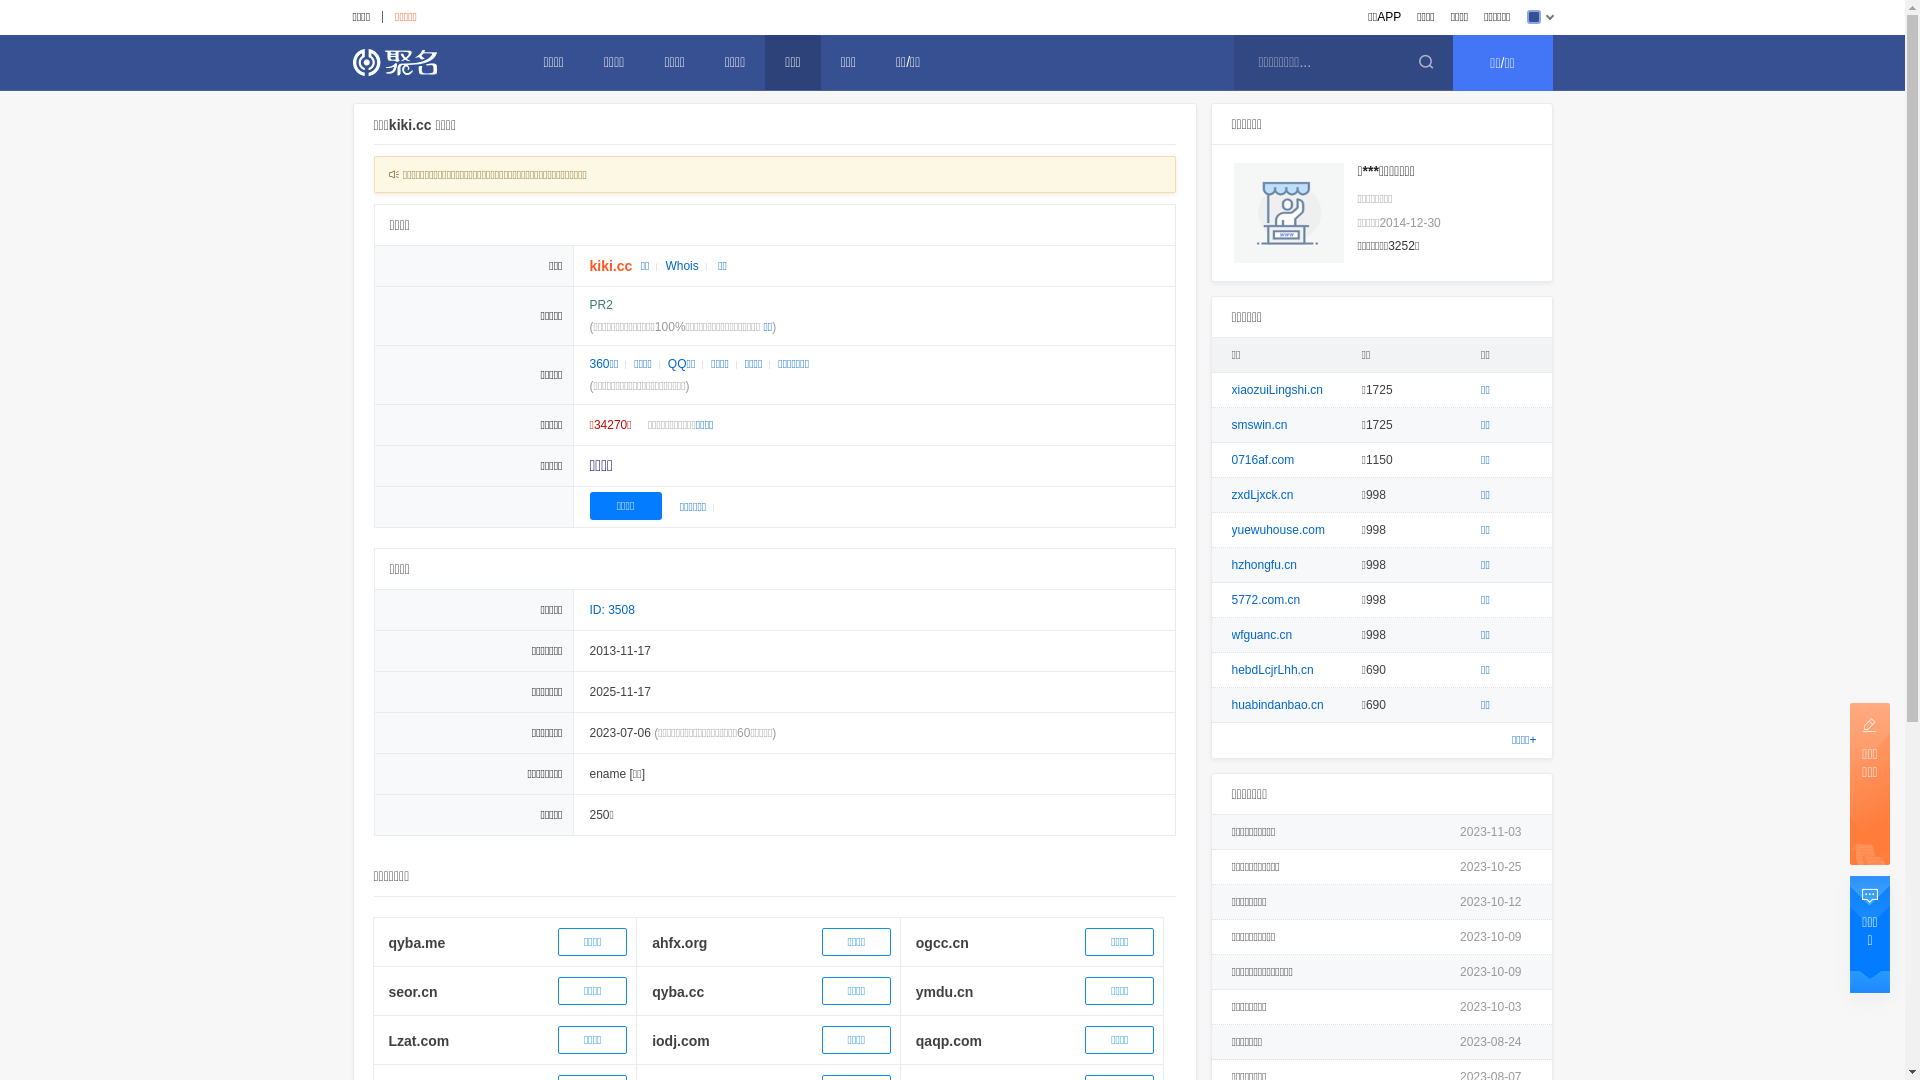 This screenshot has width=1920, height=1080. What do you see at coordinates (1261, 635) in the screenshot?
I see `'wfguanc.cn'` at bounding box center [1261, 635].